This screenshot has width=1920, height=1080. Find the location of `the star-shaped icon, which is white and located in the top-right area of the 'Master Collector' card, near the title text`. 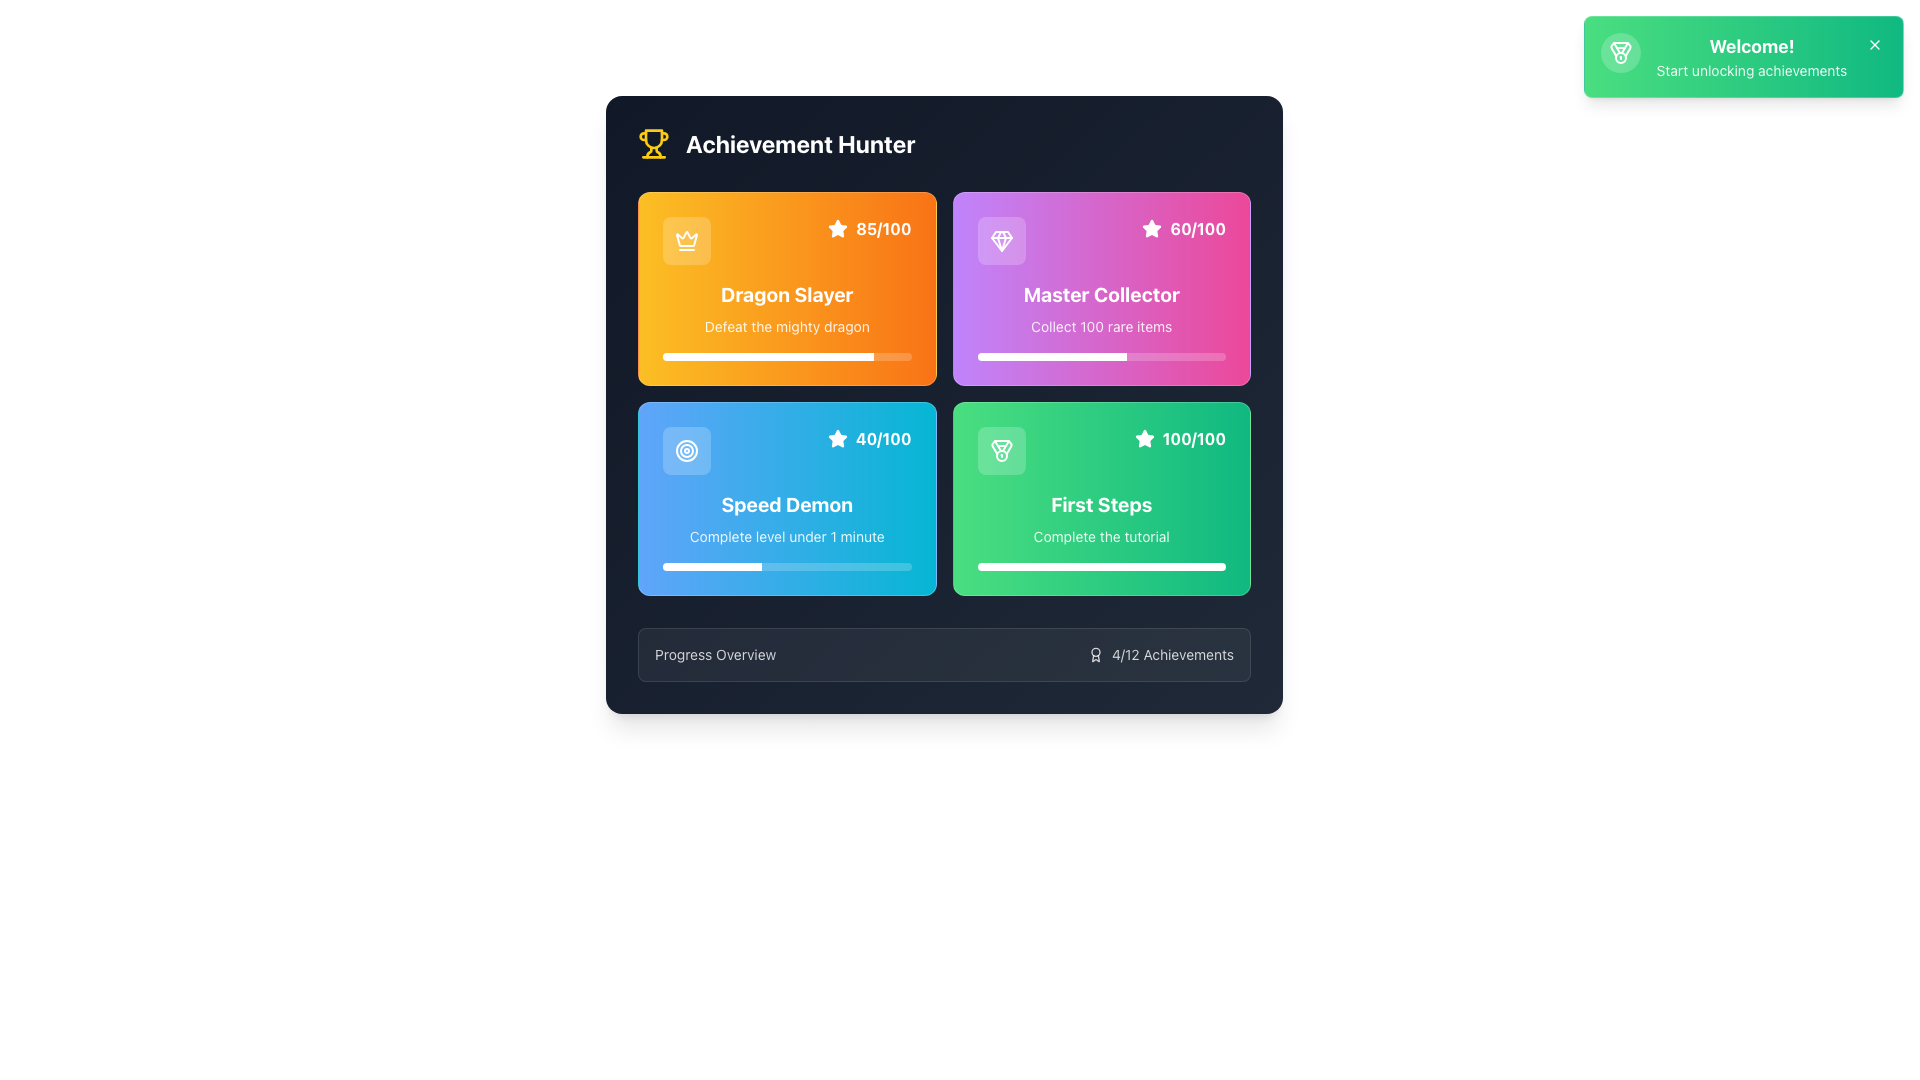

the star-shaped icon, which is white and located in the top-right area of the 'Master Collector' card, near the title text is located at coordinates (1144, 437).